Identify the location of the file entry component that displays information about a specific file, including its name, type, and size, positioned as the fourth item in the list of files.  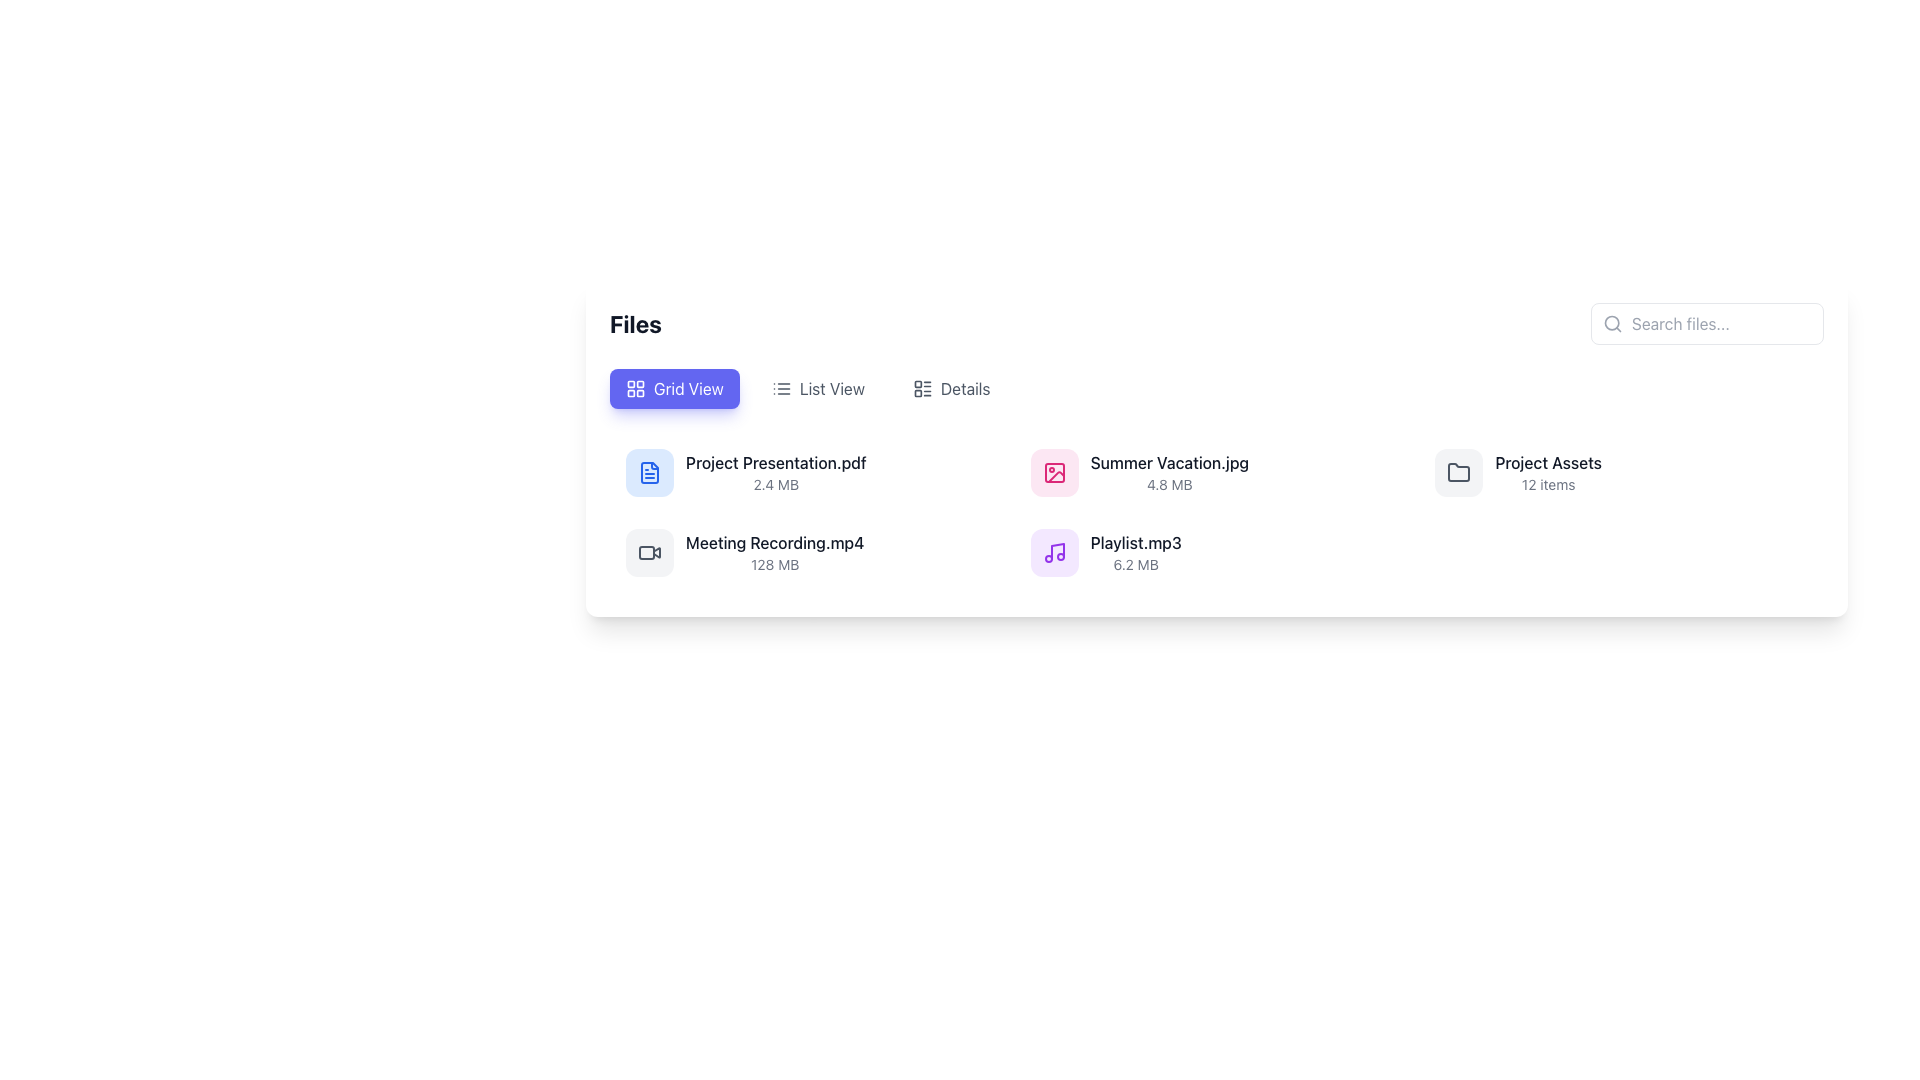
(1105, 552).